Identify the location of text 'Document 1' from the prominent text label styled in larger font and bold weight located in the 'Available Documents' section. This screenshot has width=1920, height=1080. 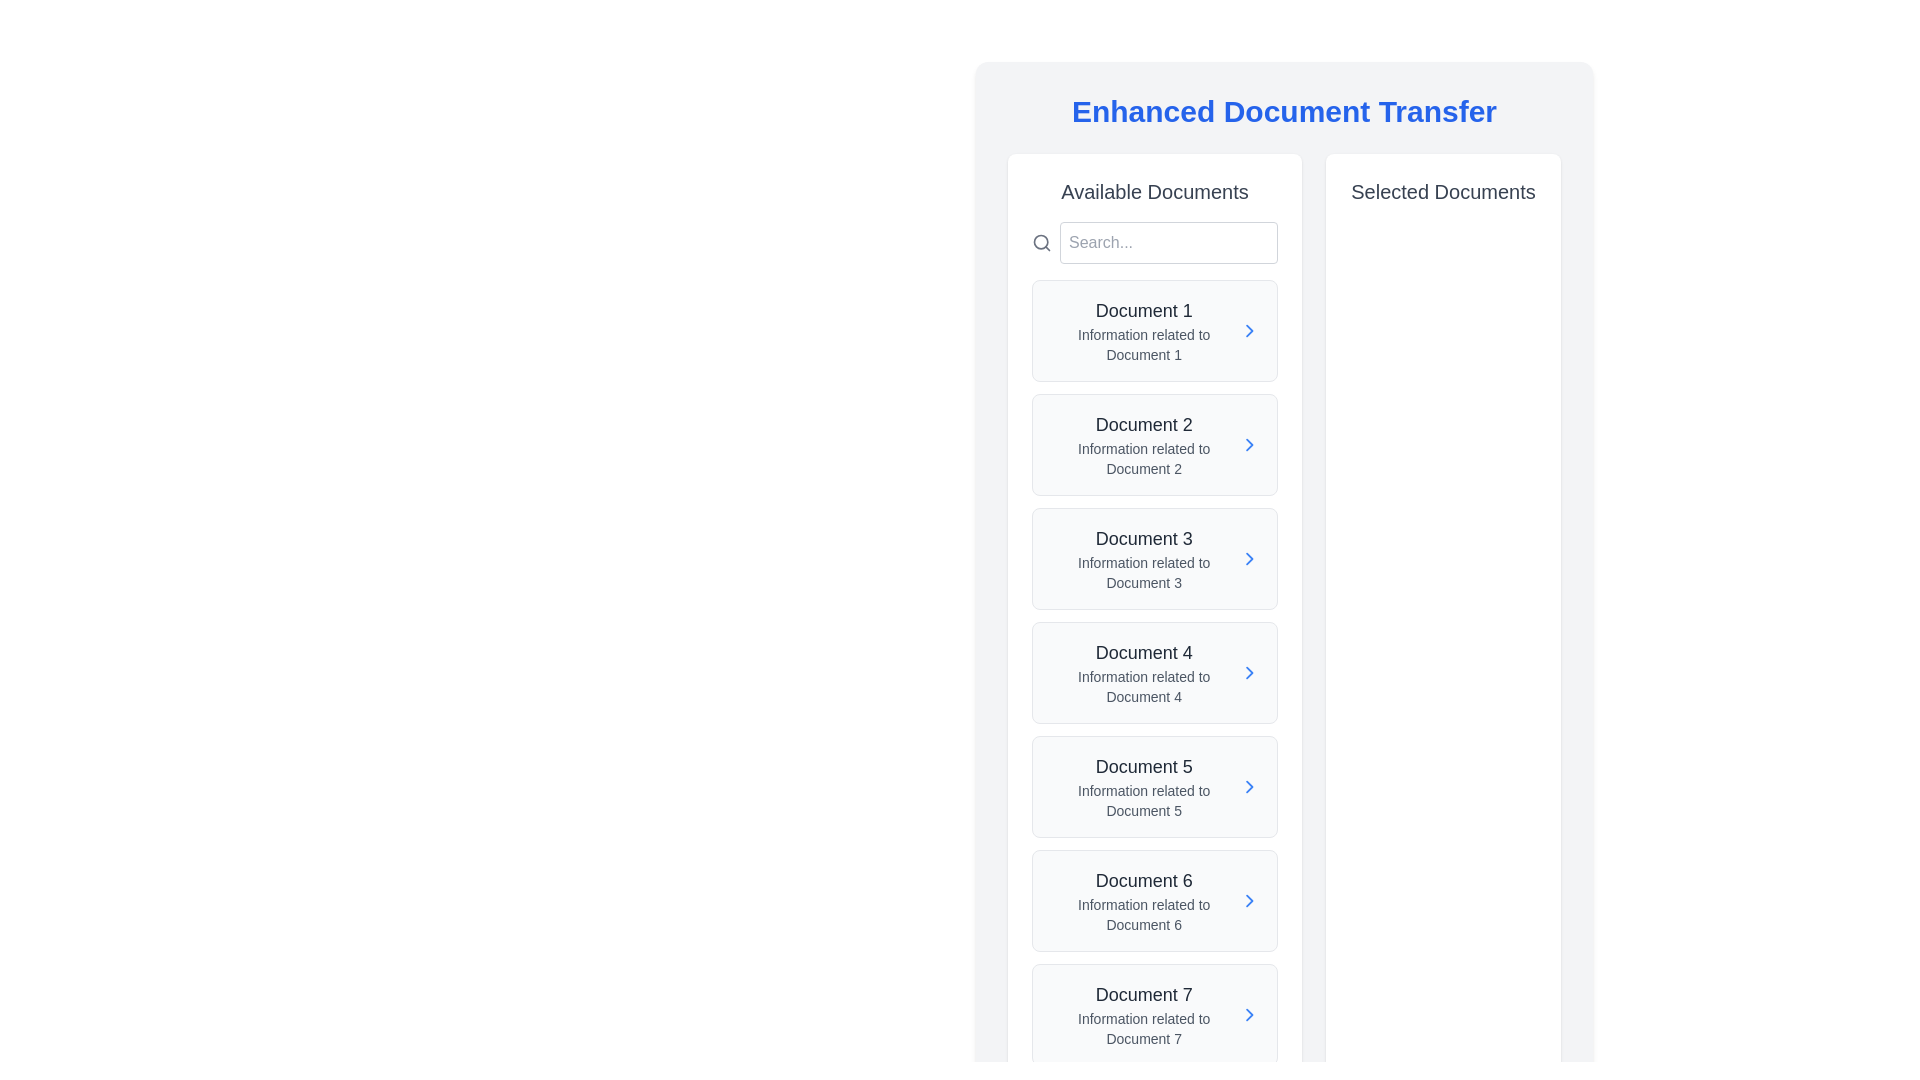
(1144, 311).